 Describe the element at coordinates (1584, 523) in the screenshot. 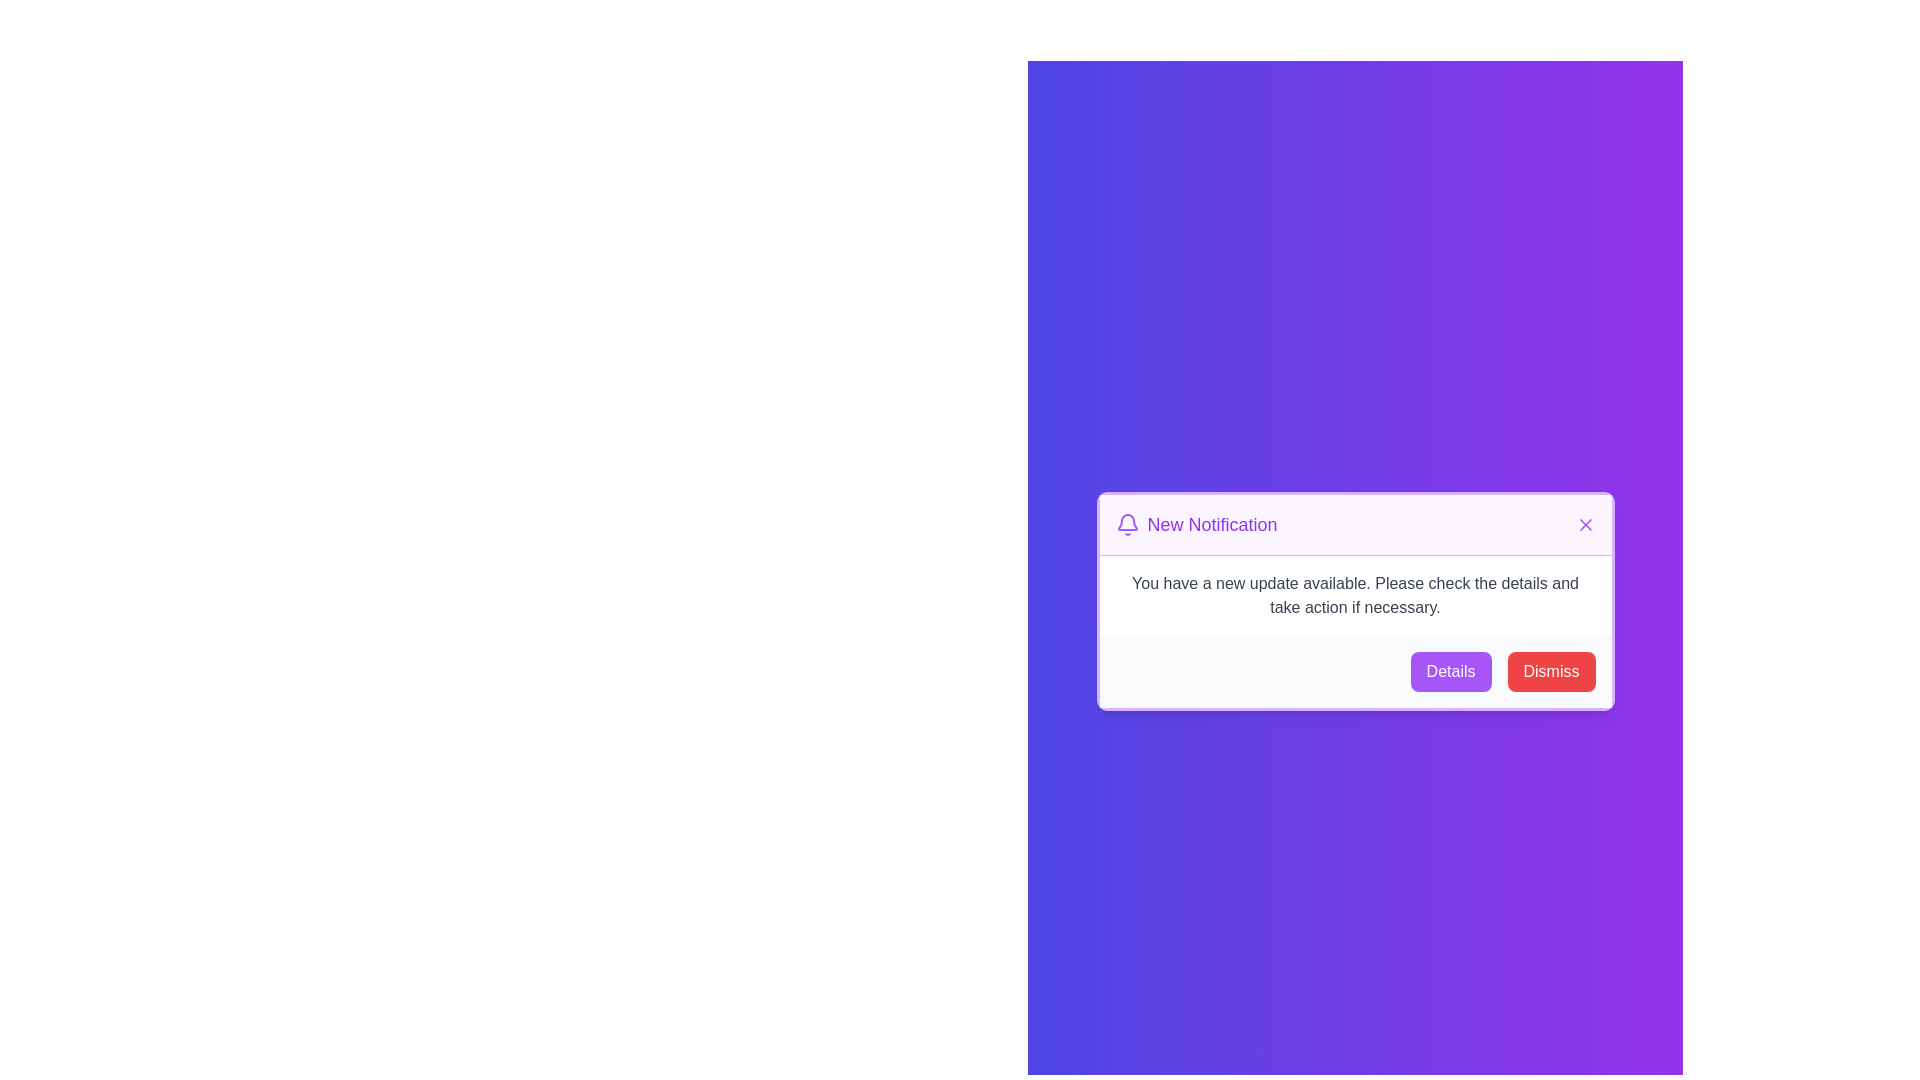

I see `the small purple button with an 'X' icon located in the upper-right corner of the 'New Notification' panel` at that location.